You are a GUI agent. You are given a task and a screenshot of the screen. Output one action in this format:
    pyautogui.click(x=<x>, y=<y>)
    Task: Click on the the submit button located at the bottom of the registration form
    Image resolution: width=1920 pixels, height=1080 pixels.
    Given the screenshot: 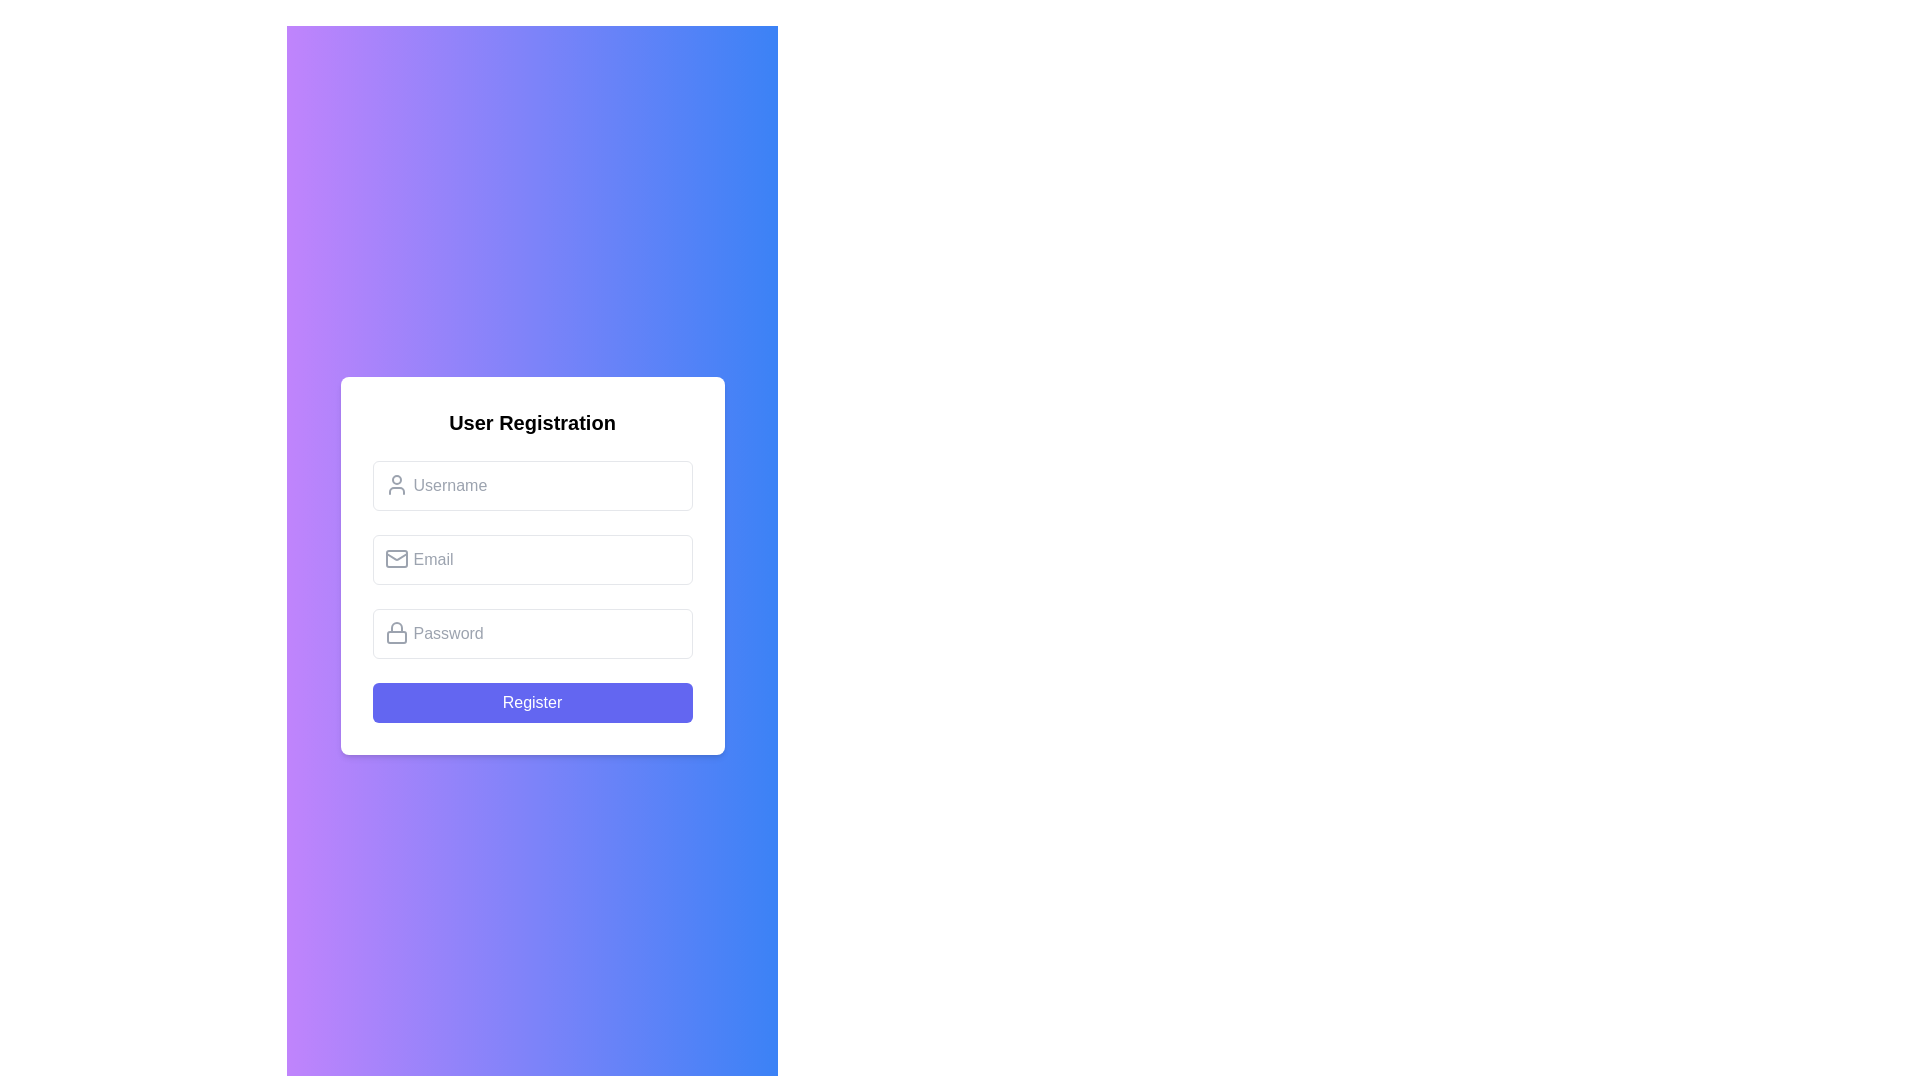 What is the action you would take?
    pyautogui.click(x=532, y=701)
    